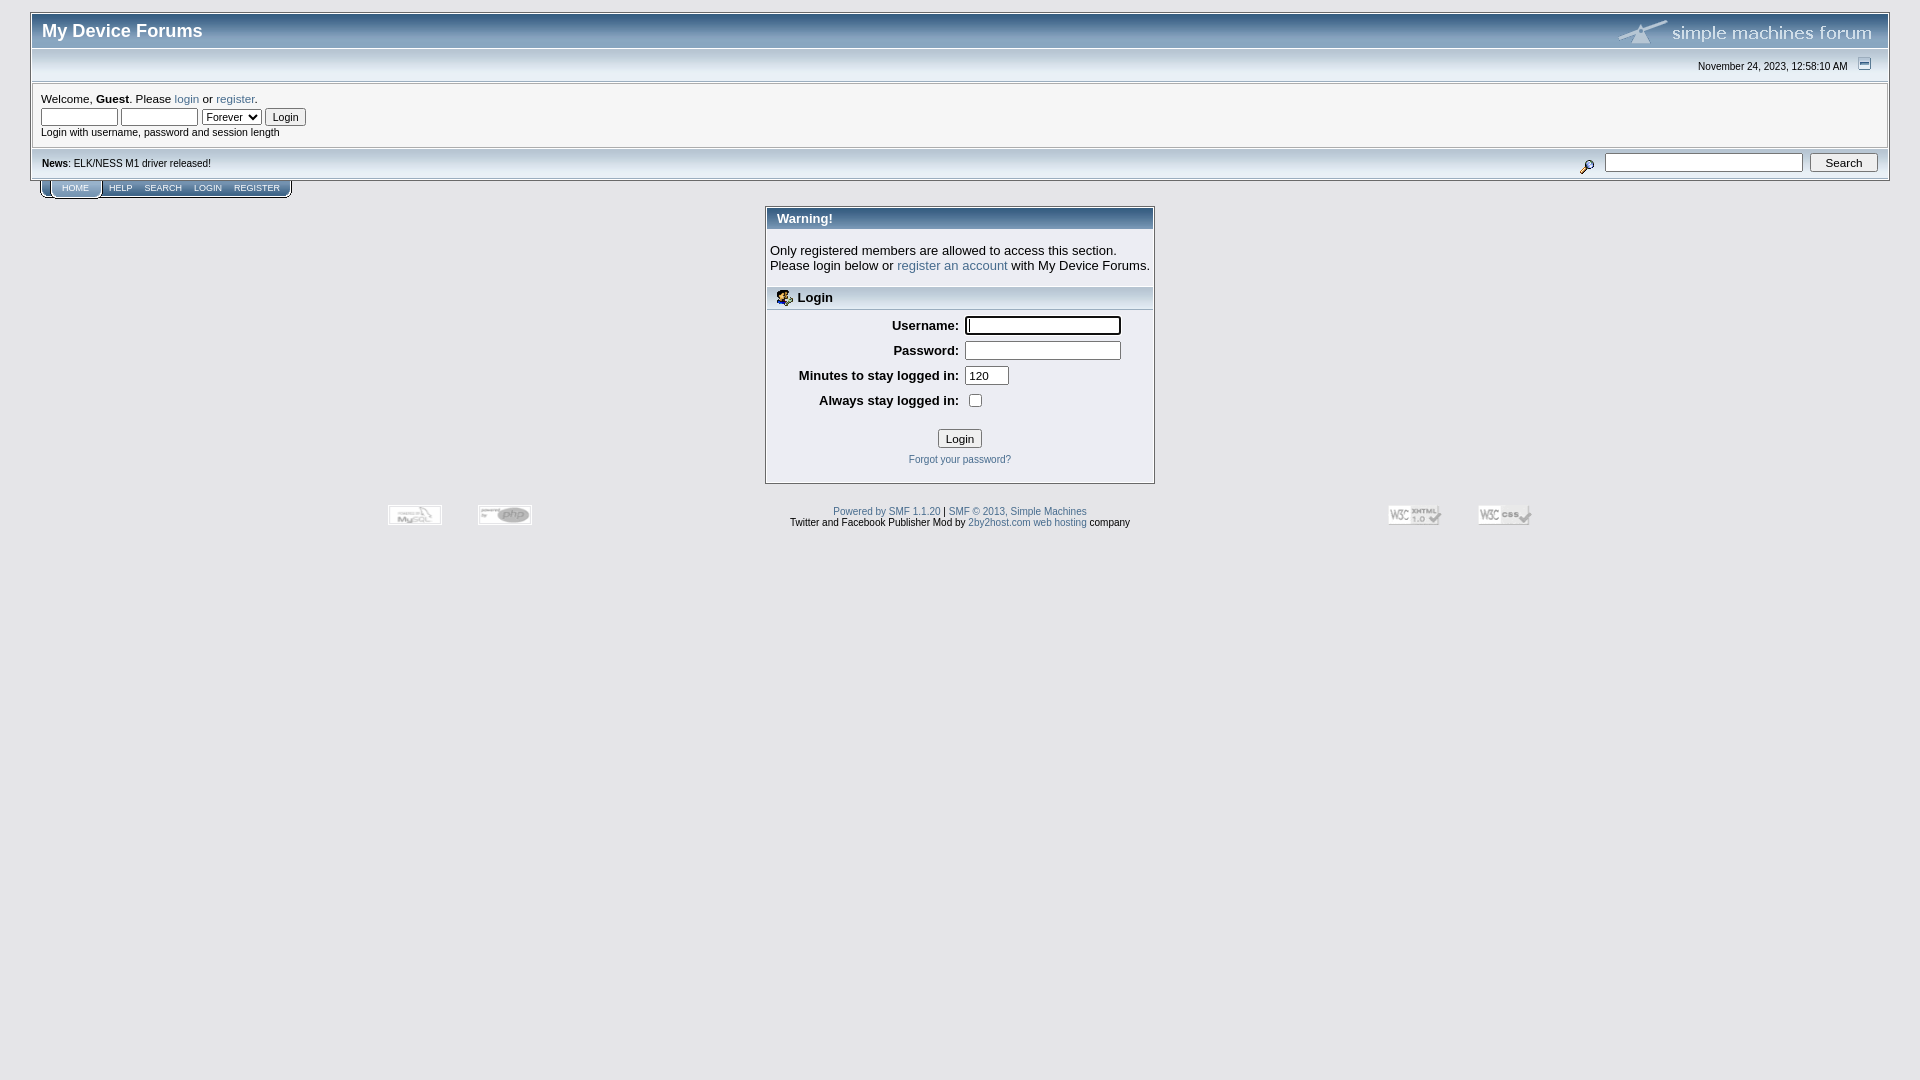 Image resolution: width=1920 pixels, height=1080 pixels. Describe the element at coordinates (207, 188) in the screenshot. I see `'LOGIN'` at that location.